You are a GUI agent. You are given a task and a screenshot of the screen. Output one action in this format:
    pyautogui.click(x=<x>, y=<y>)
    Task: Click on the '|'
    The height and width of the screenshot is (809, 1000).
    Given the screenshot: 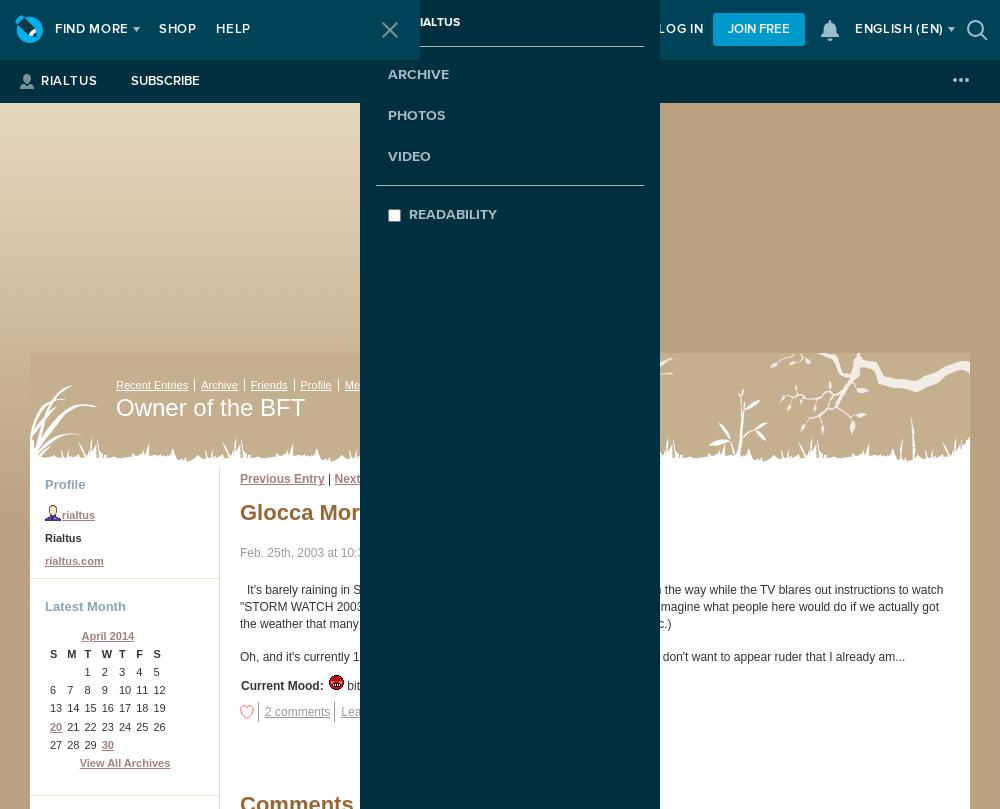 What is the action you would take?
    pyautogui.click(x=328, y=478)
    